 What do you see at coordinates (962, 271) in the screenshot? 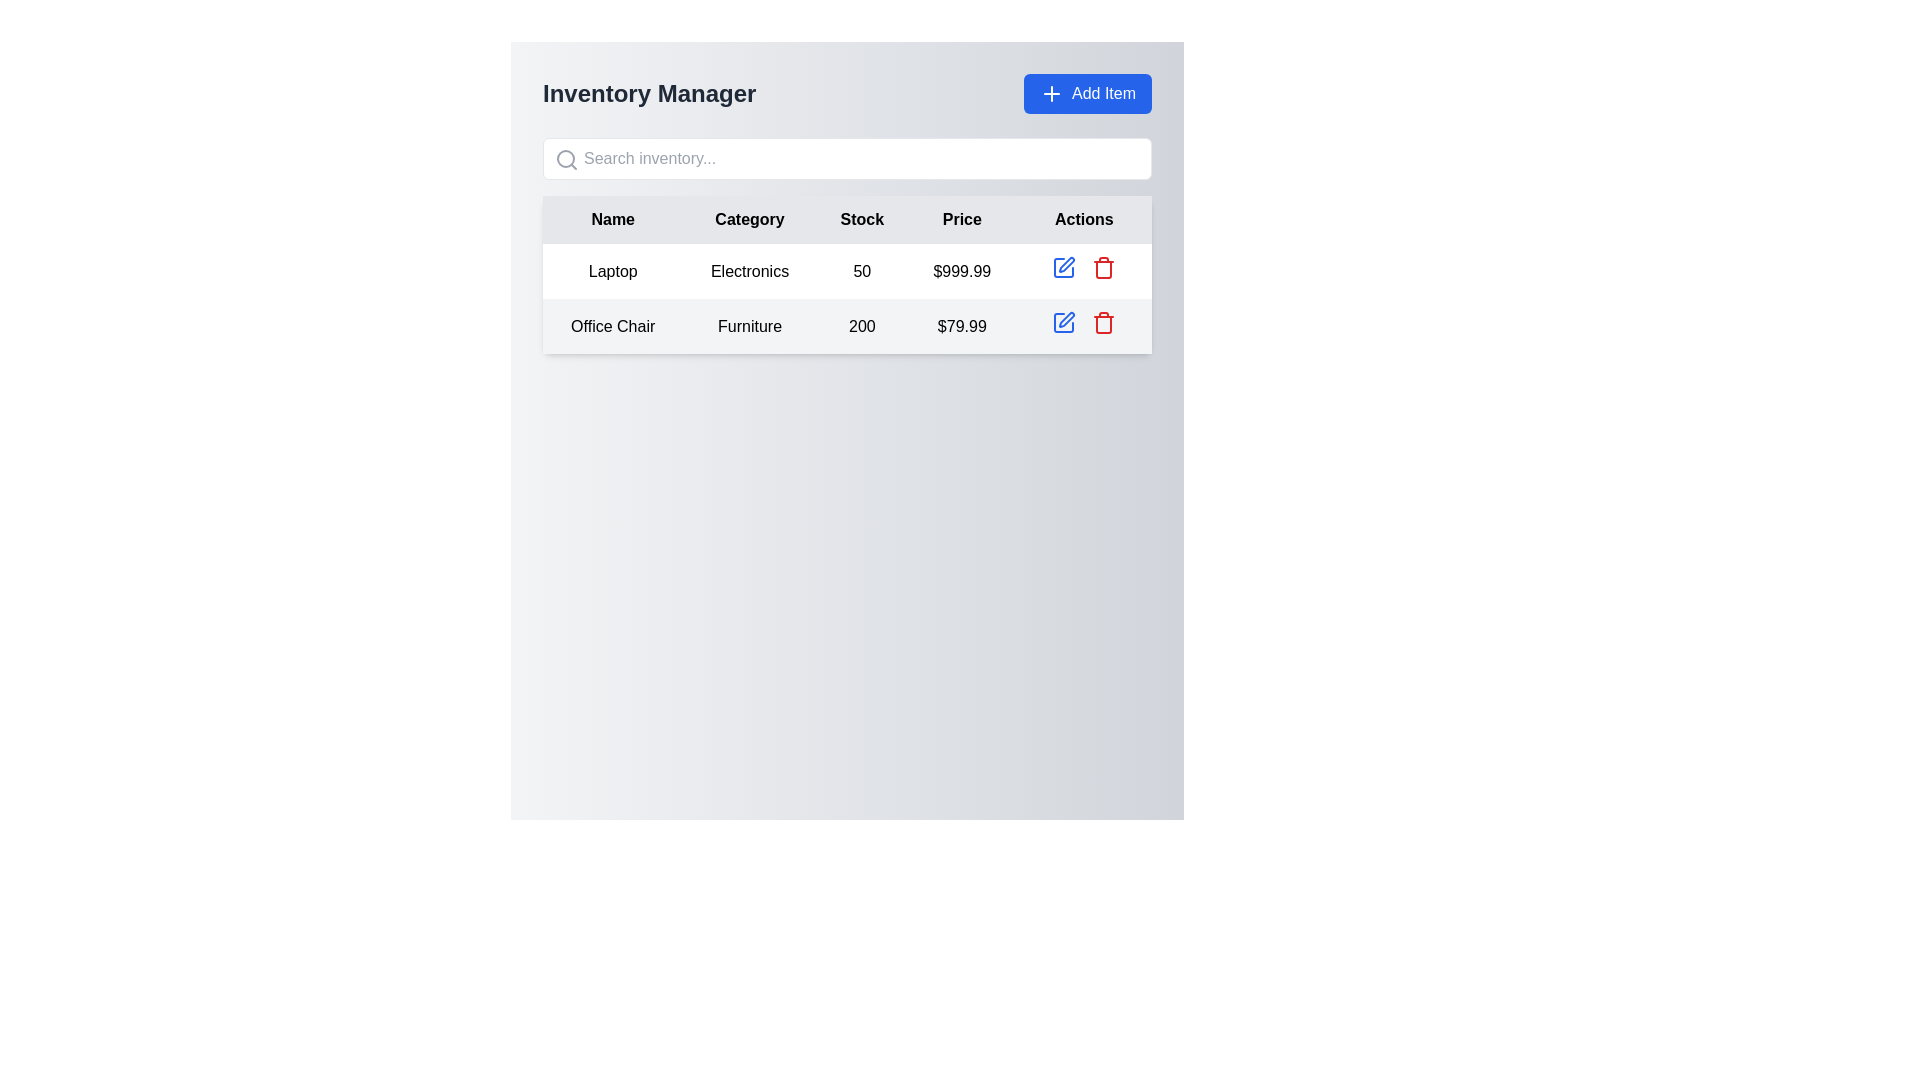
I see `the static text displaying the price '$999.99' which is bold and centrally aligned in the first row under the 'Price' column of the inventory management interface` at bounding box center [962, 271].